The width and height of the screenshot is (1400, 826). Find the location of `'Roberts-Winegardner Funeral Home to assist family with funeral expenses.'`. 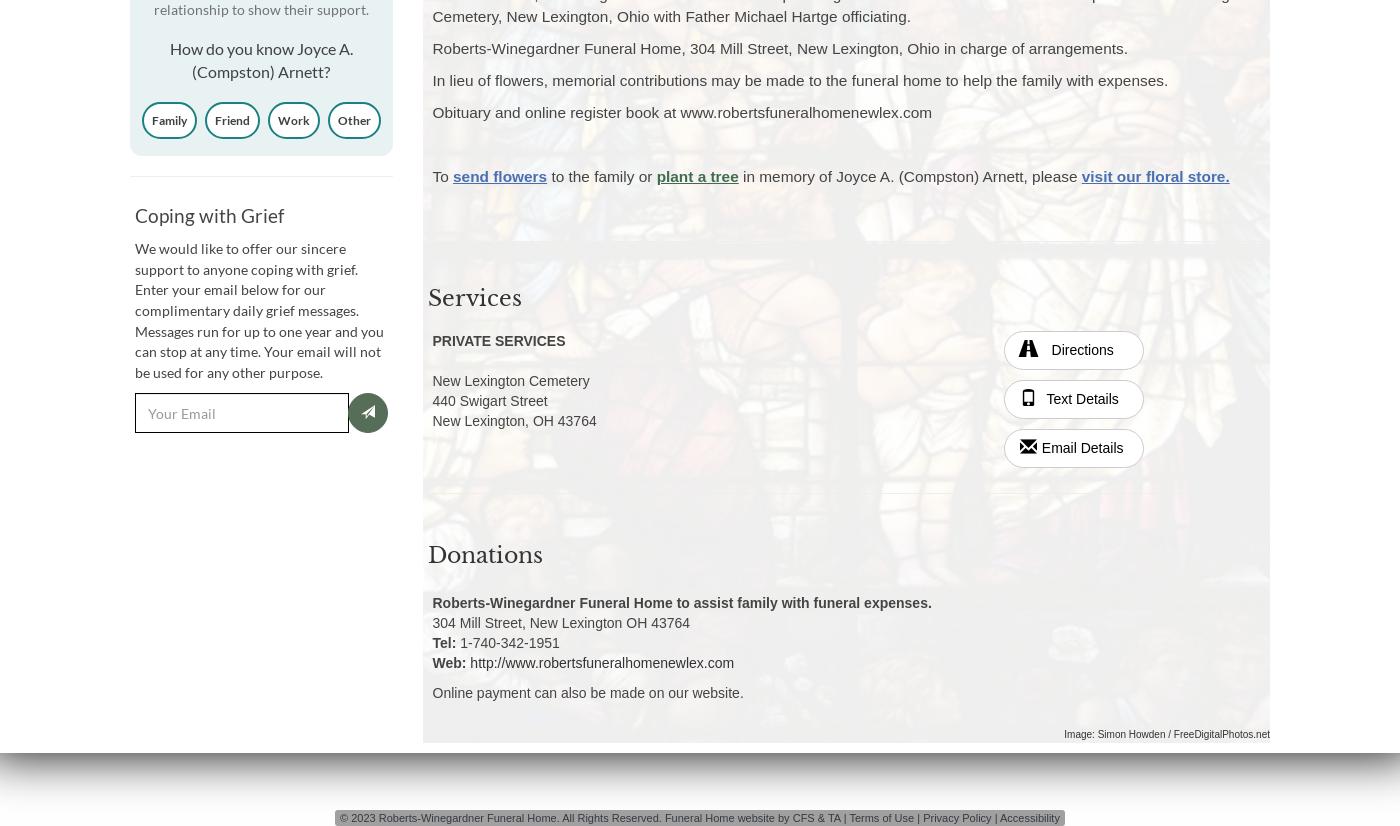

'Roberts-Winegardner Funeral Home to assist family with funeral expenses.' is located at coordinates (681, 602).